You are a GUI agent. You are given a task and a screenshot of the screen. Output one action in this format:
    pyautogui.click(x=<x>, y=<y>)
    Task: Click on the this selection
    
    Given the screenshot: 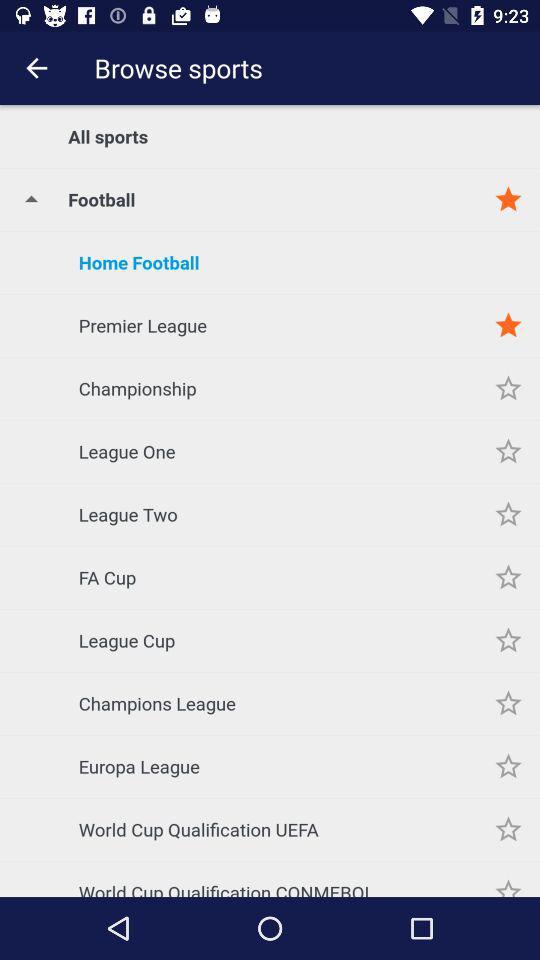 What is the action you would take?
    pyautogui.click(x=508, y=765)
    